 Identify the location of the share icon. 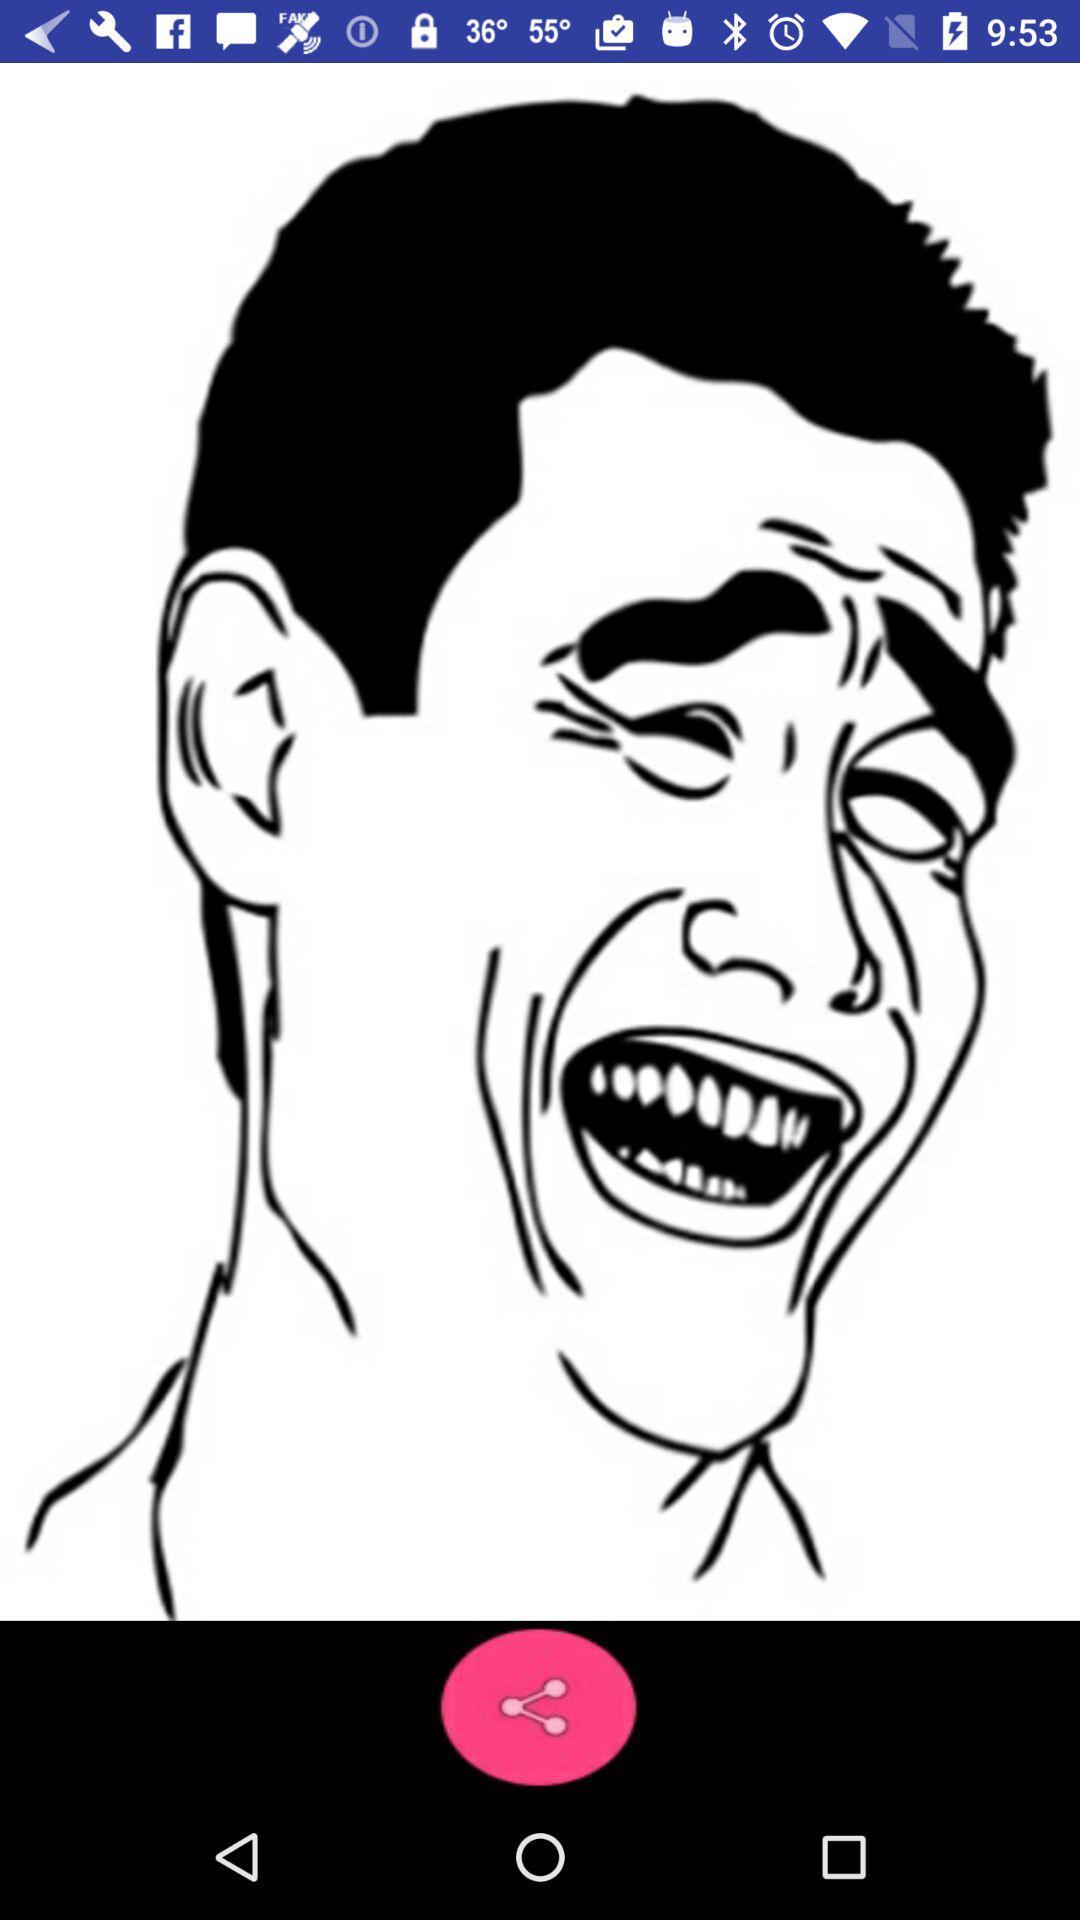
(540, 1706).